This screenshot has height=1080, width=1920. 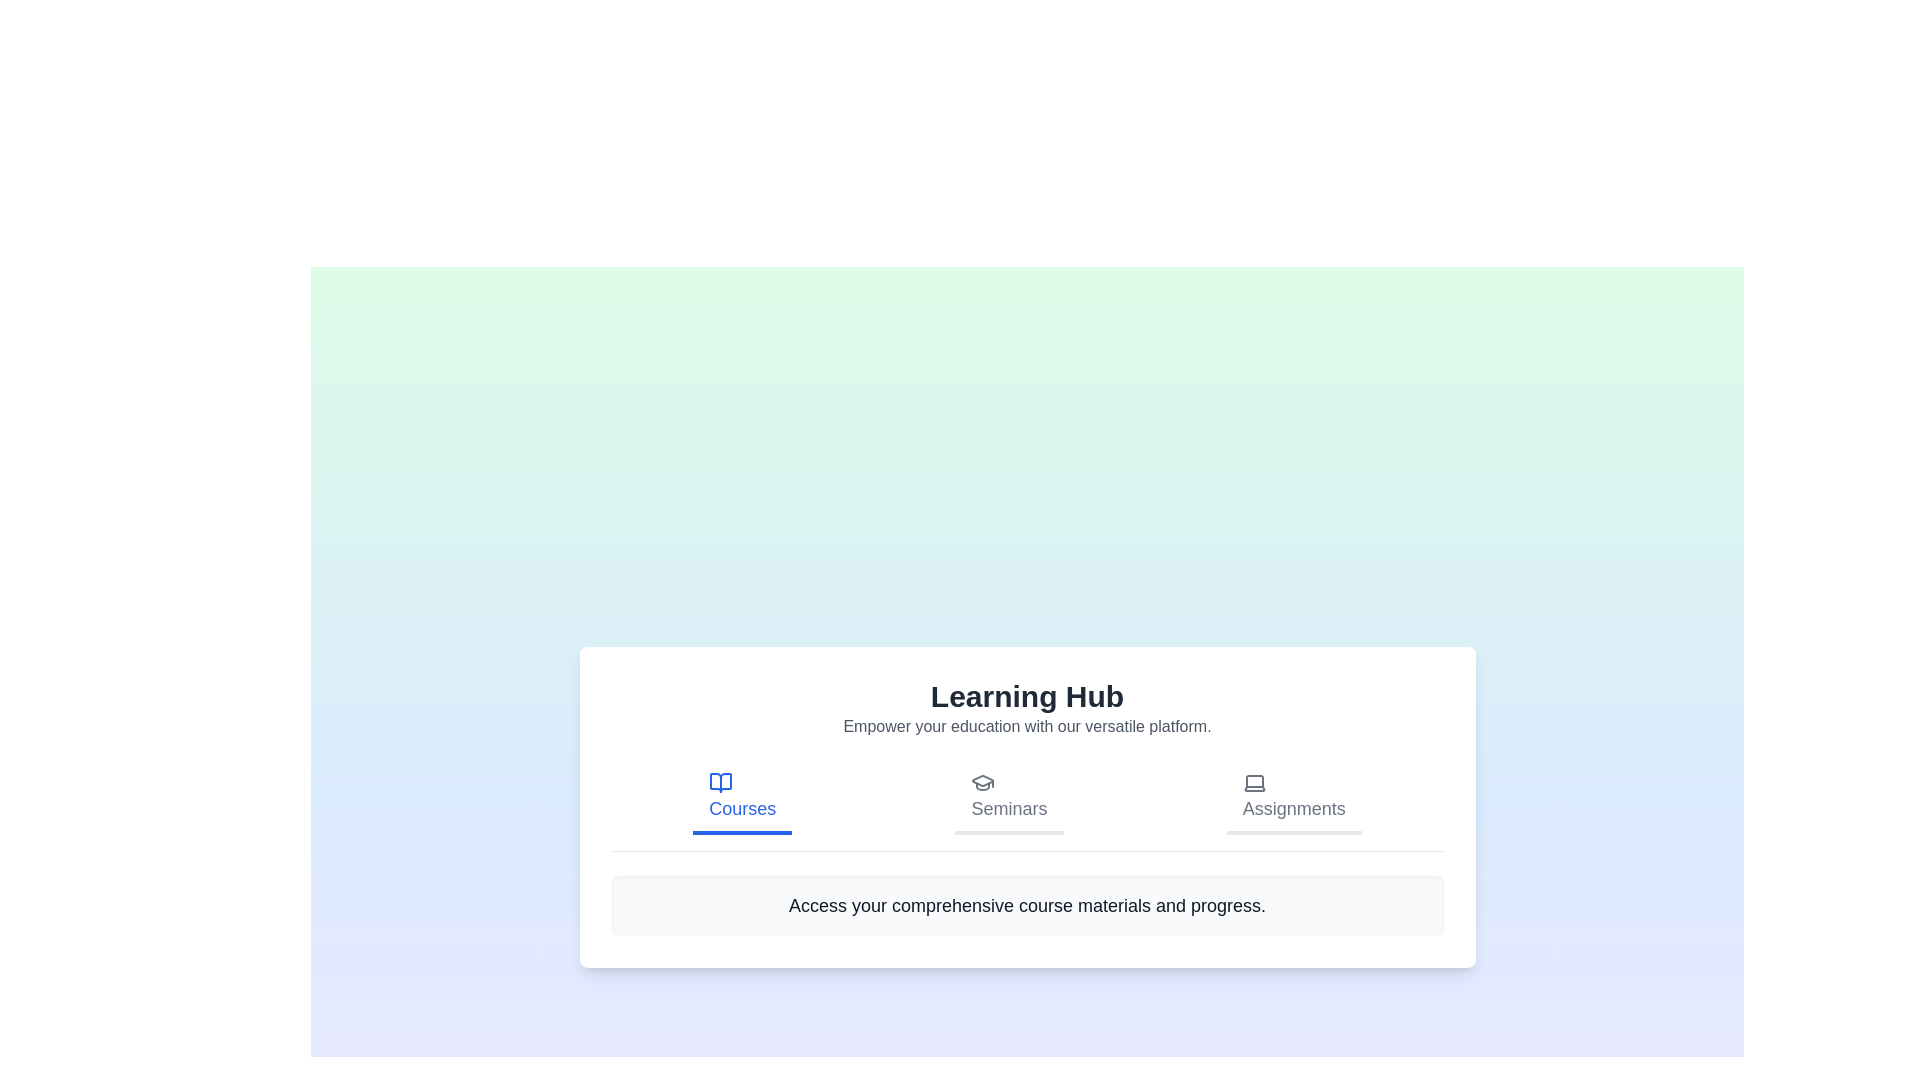 I want to click on the informational label text located at the bottom section of the main interface card, which provides context regarding access to course materials and progress, so click(x=1027, y=905).